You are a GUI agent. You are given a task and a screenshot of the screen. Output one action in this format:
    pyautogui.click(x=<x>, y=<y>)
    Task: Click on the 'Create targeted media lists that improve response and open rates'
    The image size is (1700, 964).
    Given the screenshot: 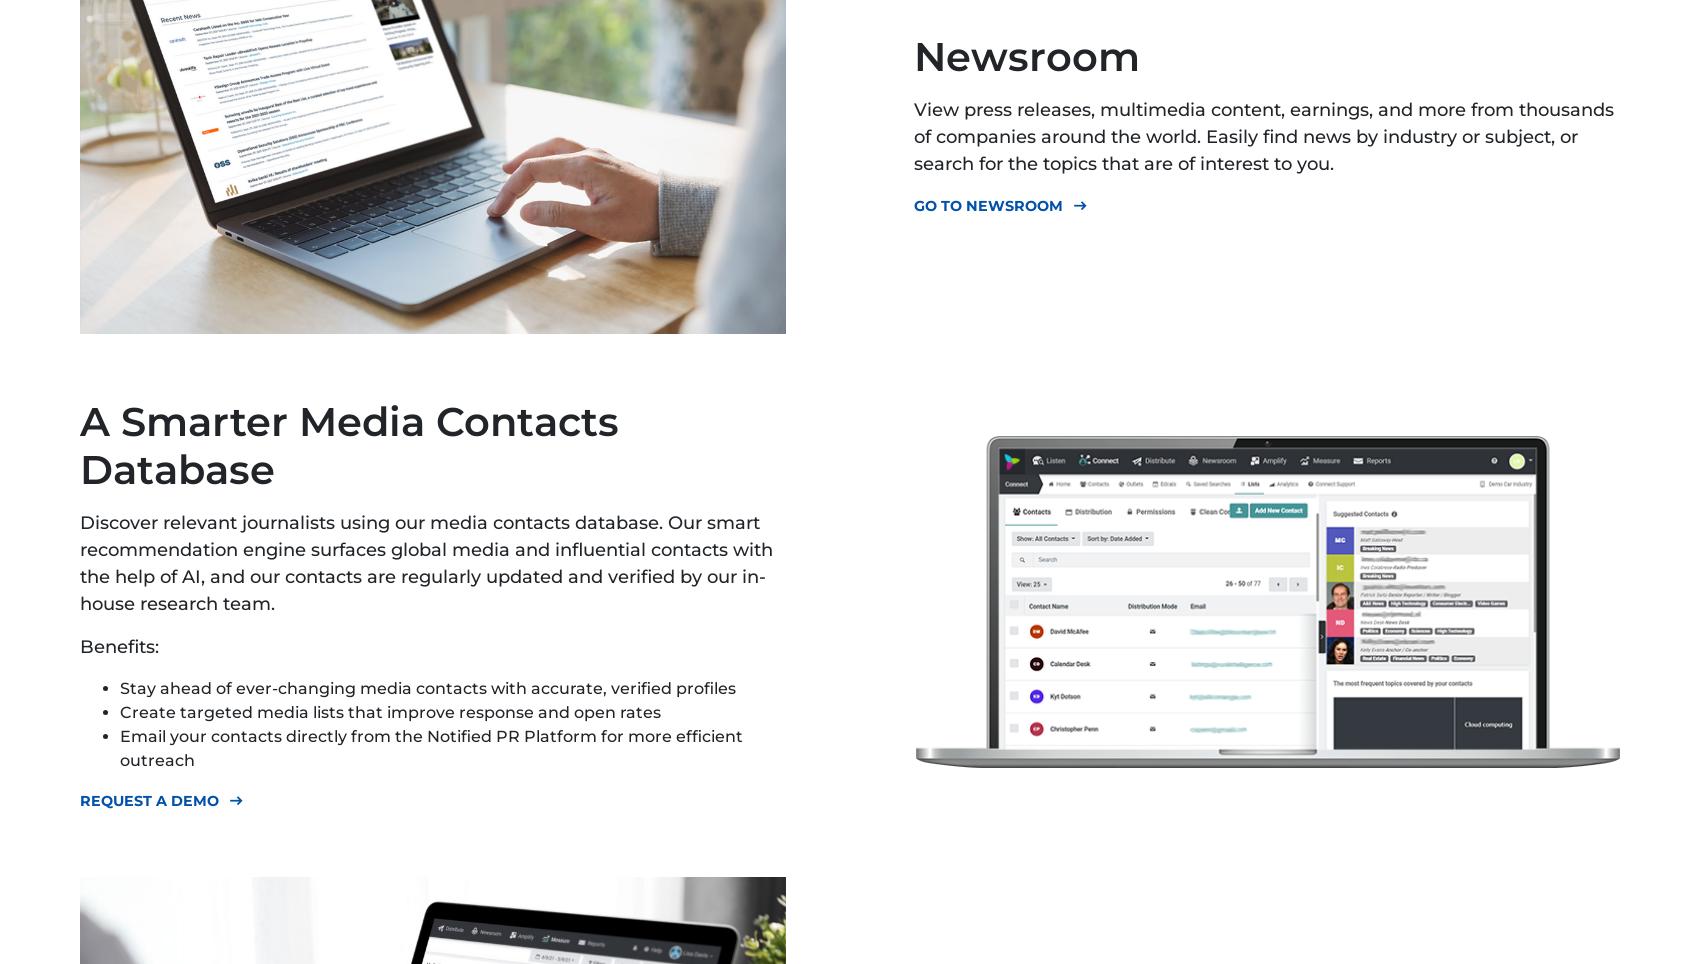 What is the action you would take?
    pyautogui.click(x=389, y=711)
    